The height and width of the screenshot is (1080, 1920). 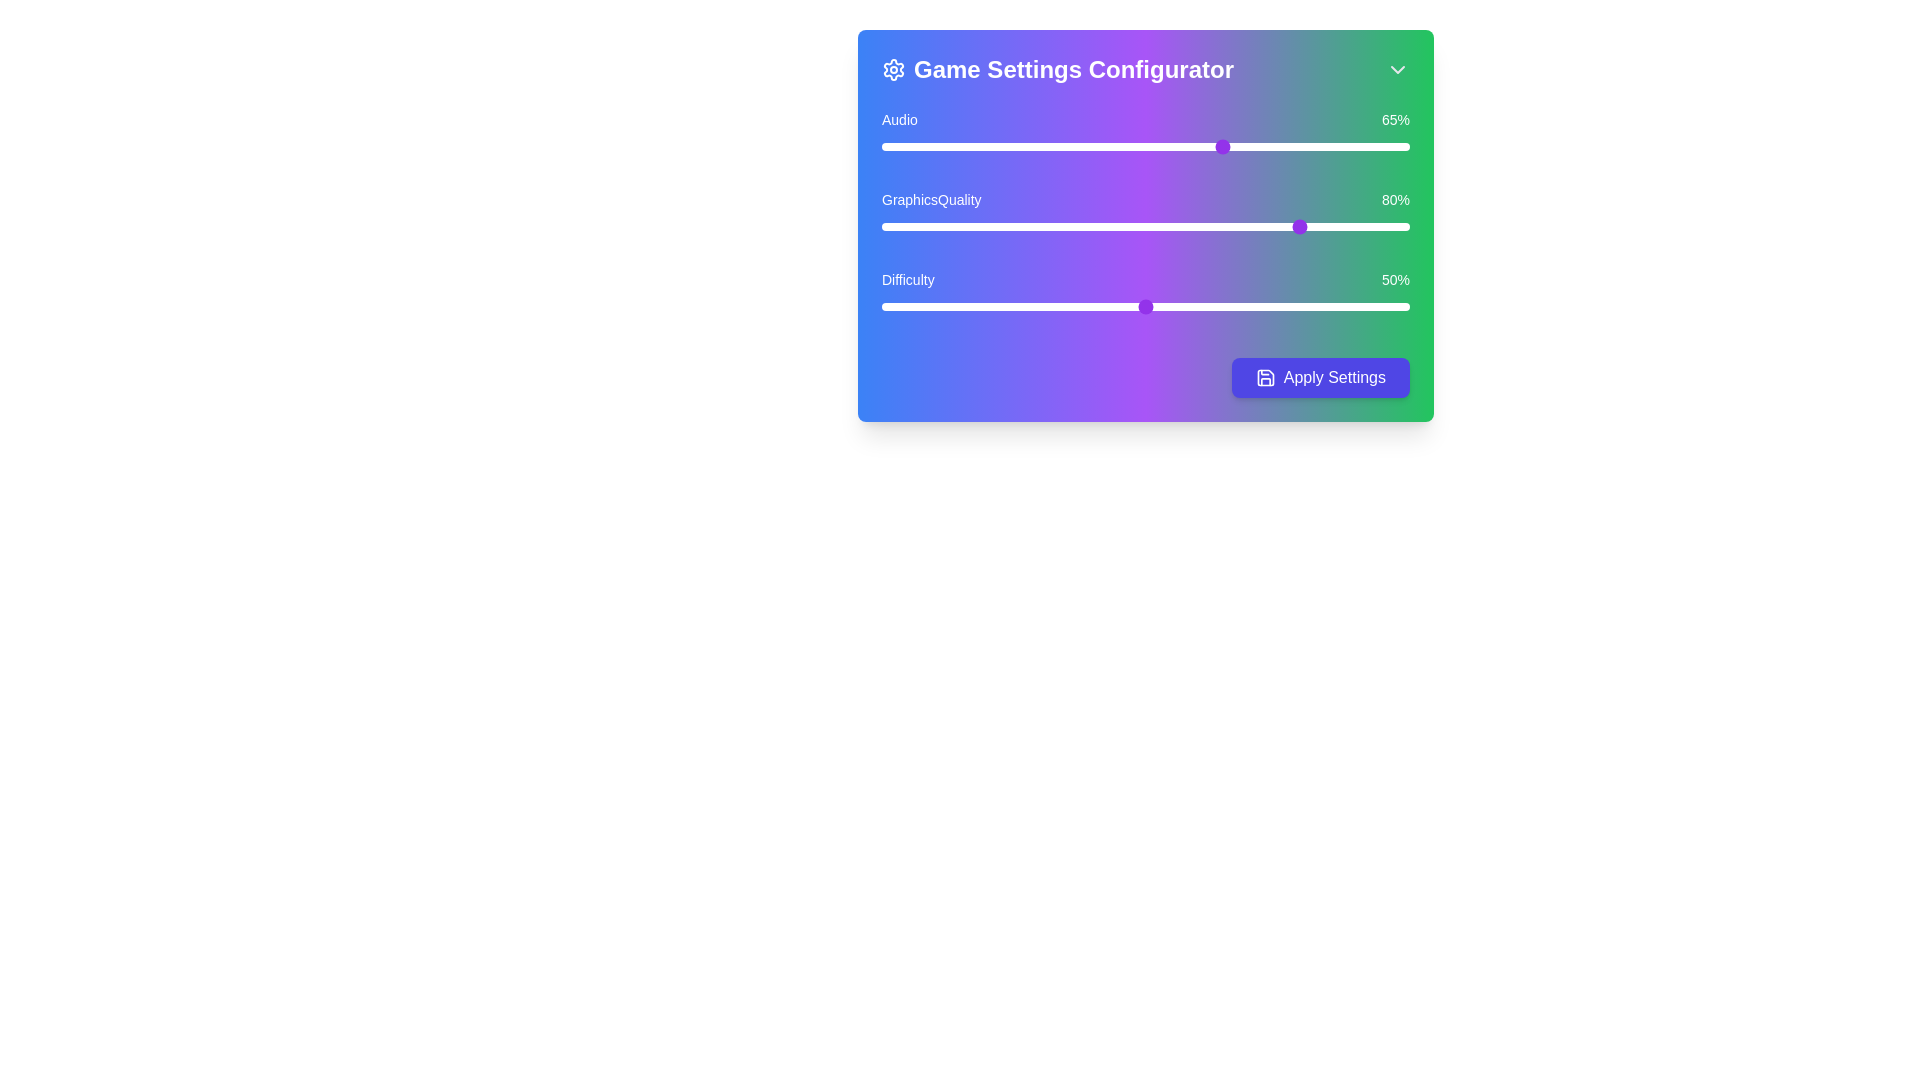 What do you see at coordinates (1146, 307) in the screenshot?
I see `the slider for adjusting the 'Difficulty' level, which currently displays '50%'` at bounding box center [1146, 307].